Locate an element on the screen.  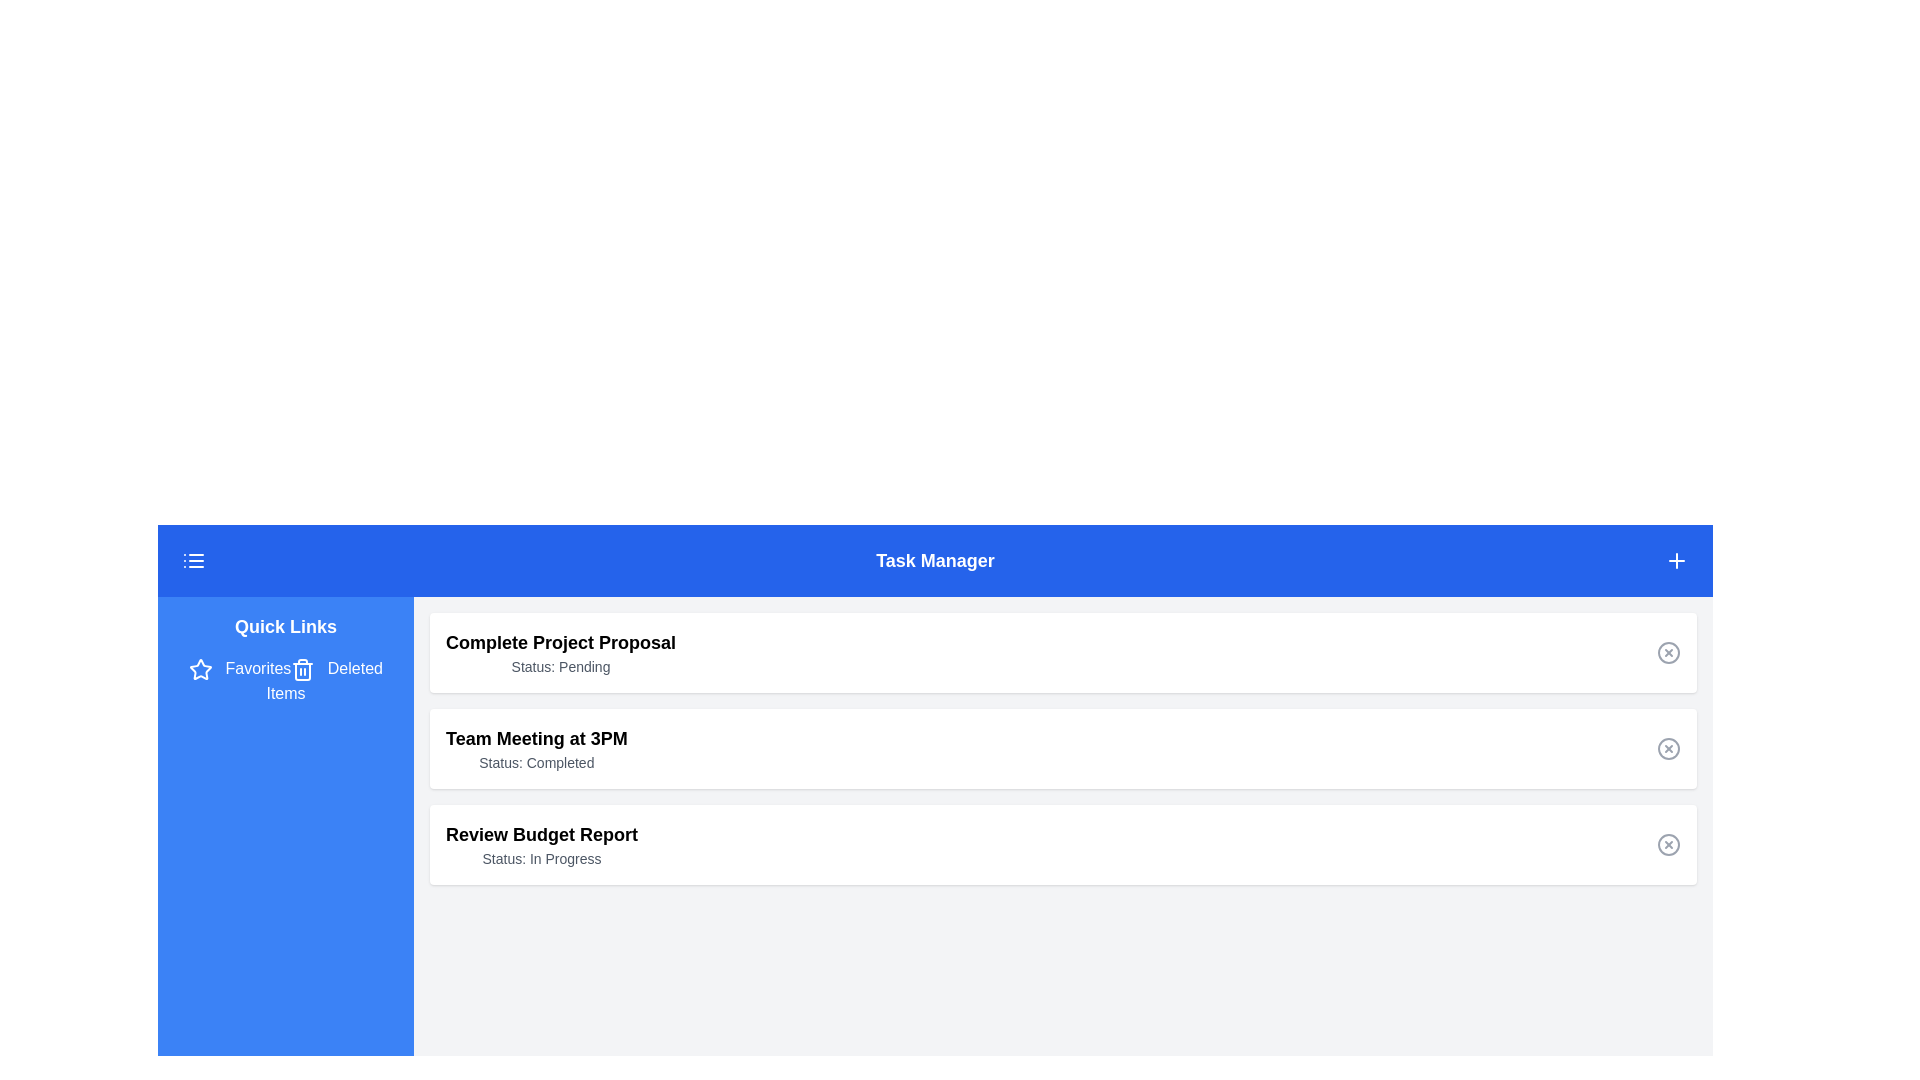
the informational text block that provides details about a project task, specifically its name and current status ('Pending'), located within the first card below the blue header bar is located at coordinates (560, 652).